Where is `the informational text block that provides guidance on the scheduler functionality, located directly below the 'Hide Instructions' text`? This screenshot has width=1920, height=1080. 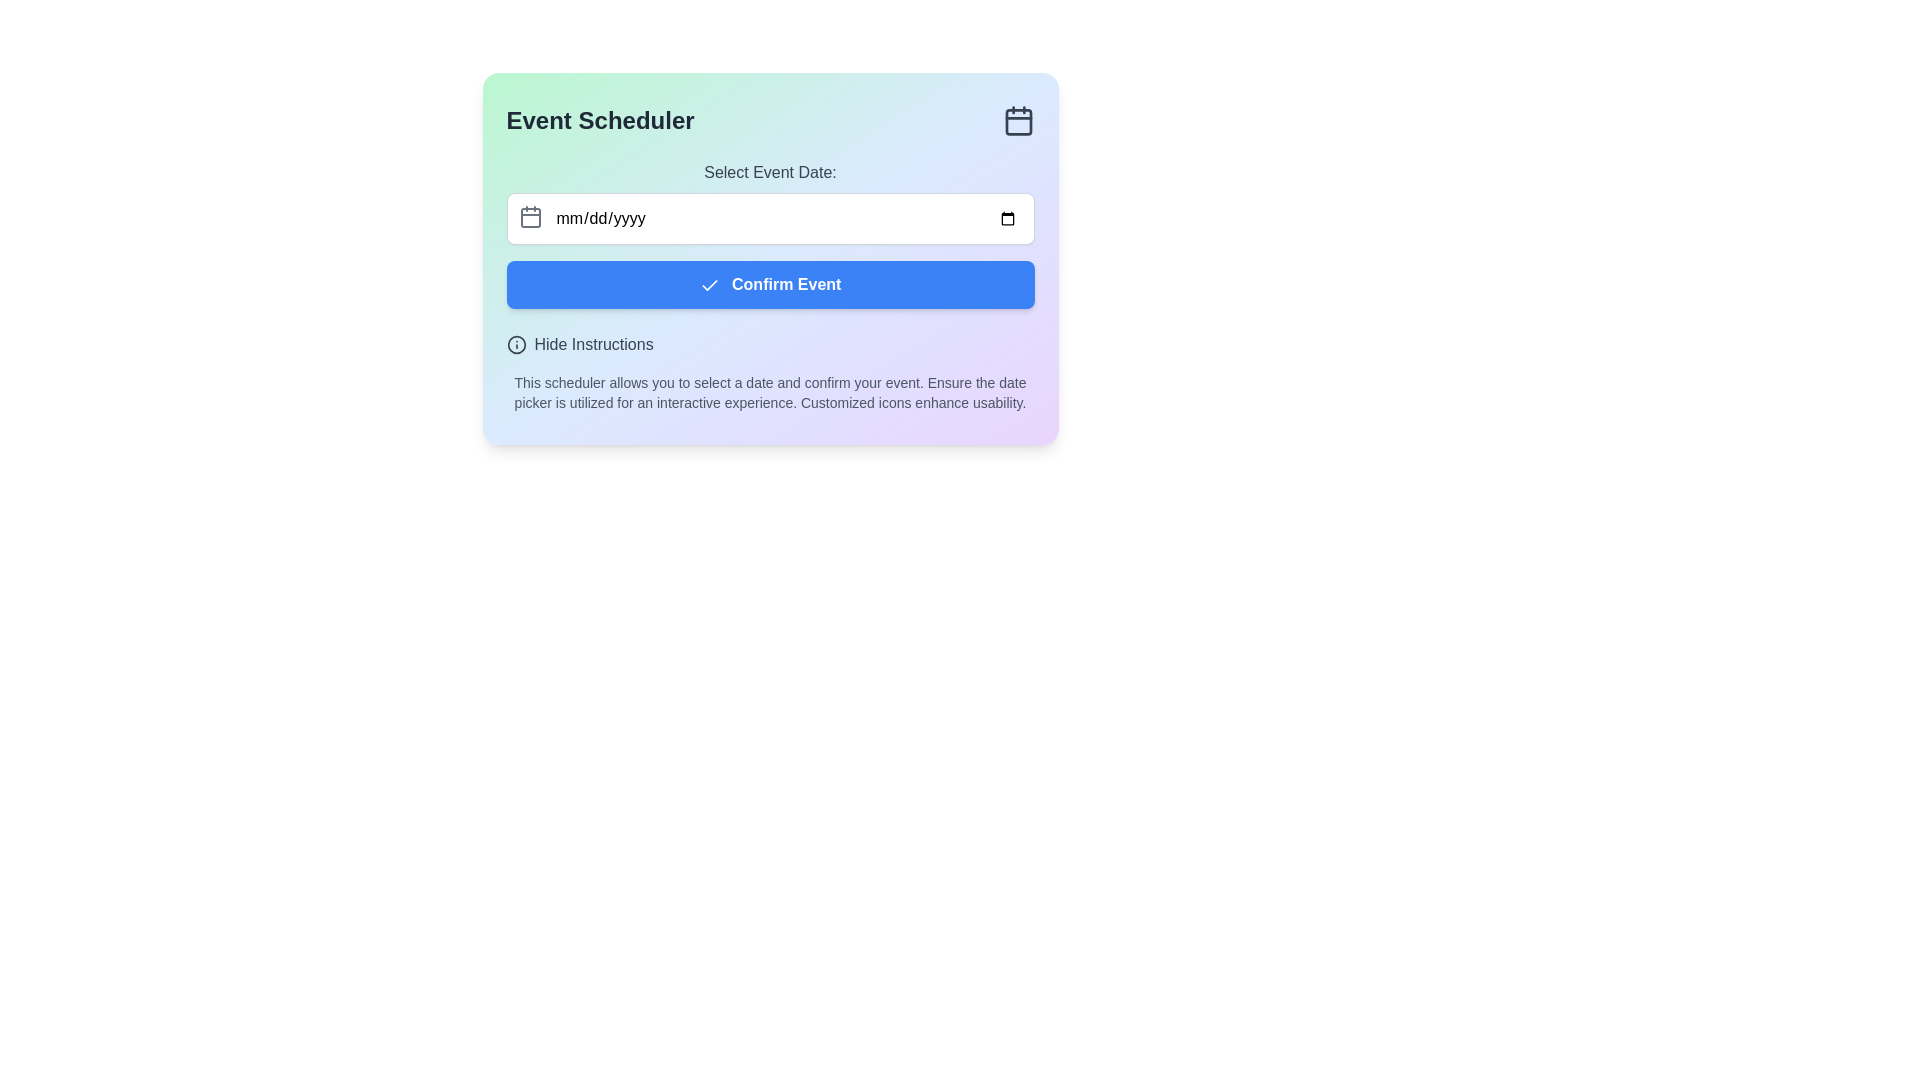
the informational text block that provides guidance on the scheduler functionality, located directly below the 'Hide Instructions' text is located at coordinates (769, 393).